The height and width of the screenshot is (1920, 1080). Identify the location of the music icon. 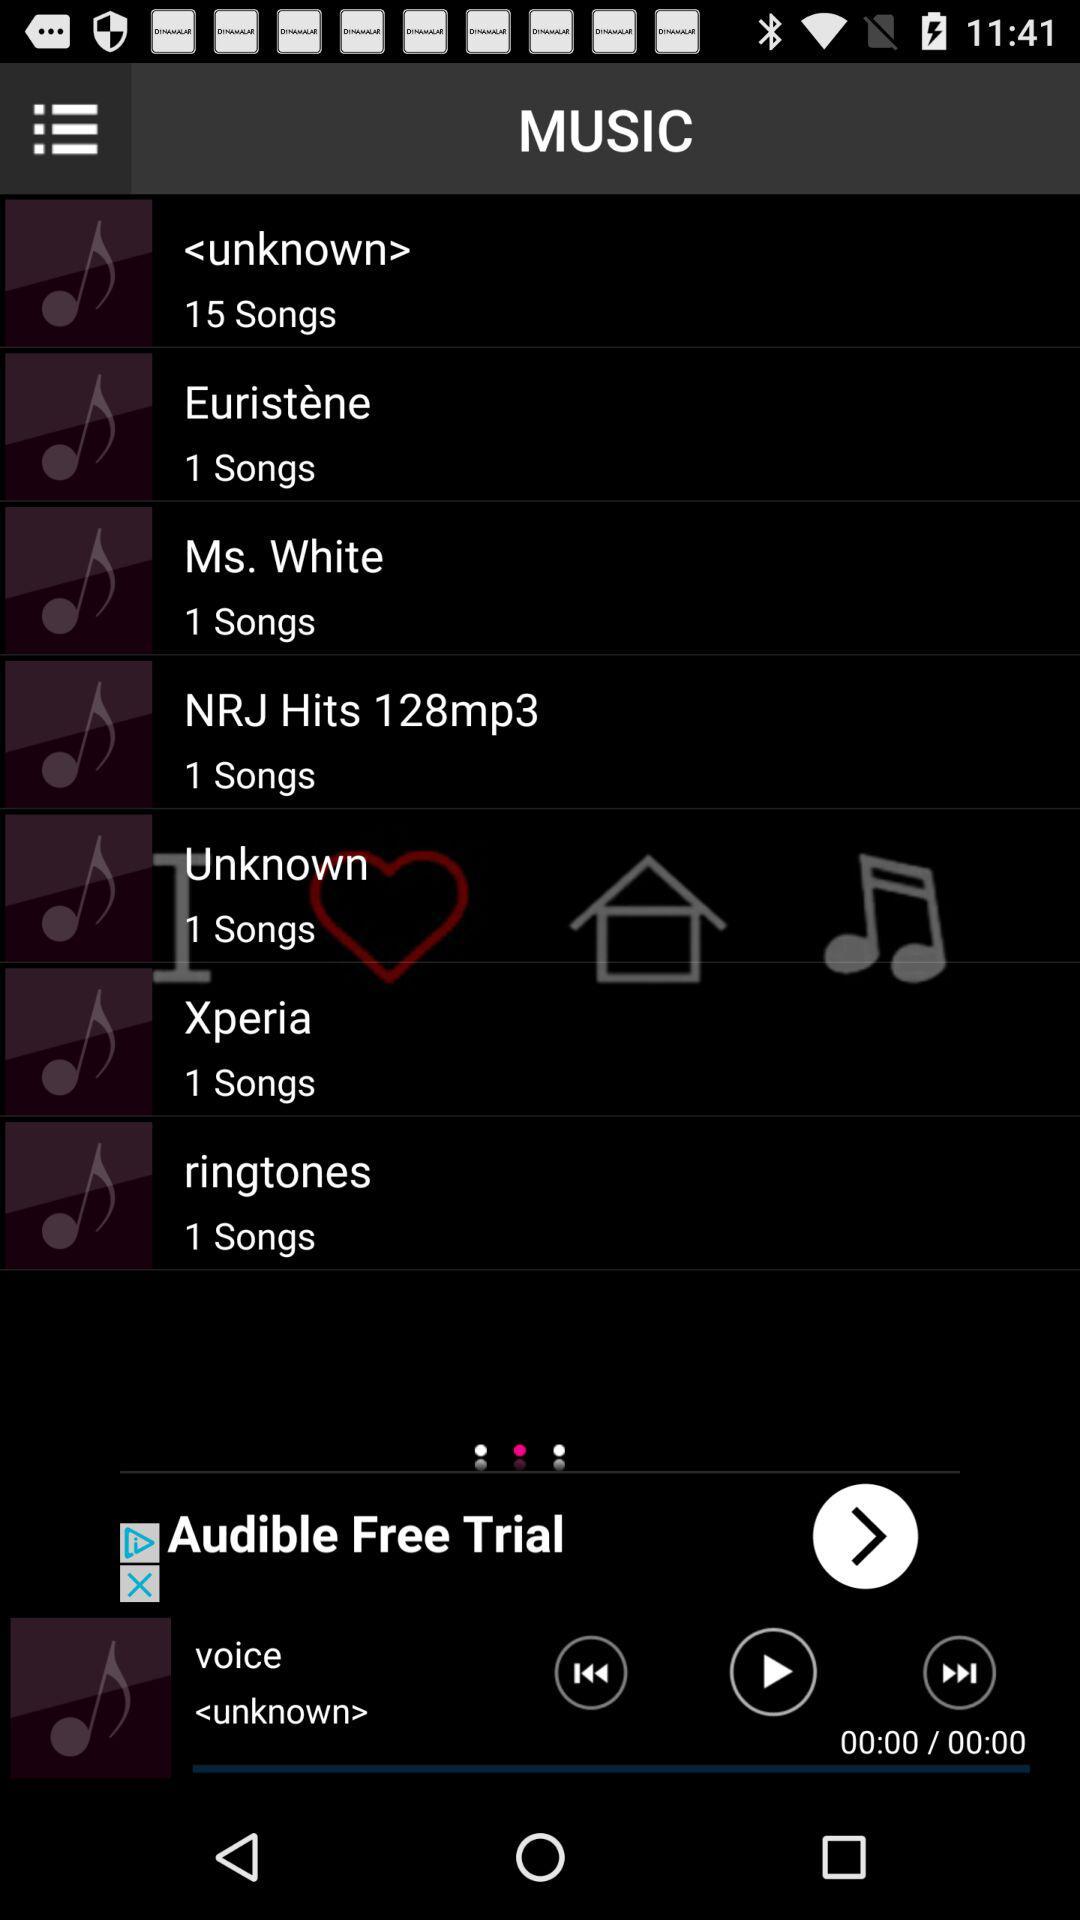
(90, 1817).